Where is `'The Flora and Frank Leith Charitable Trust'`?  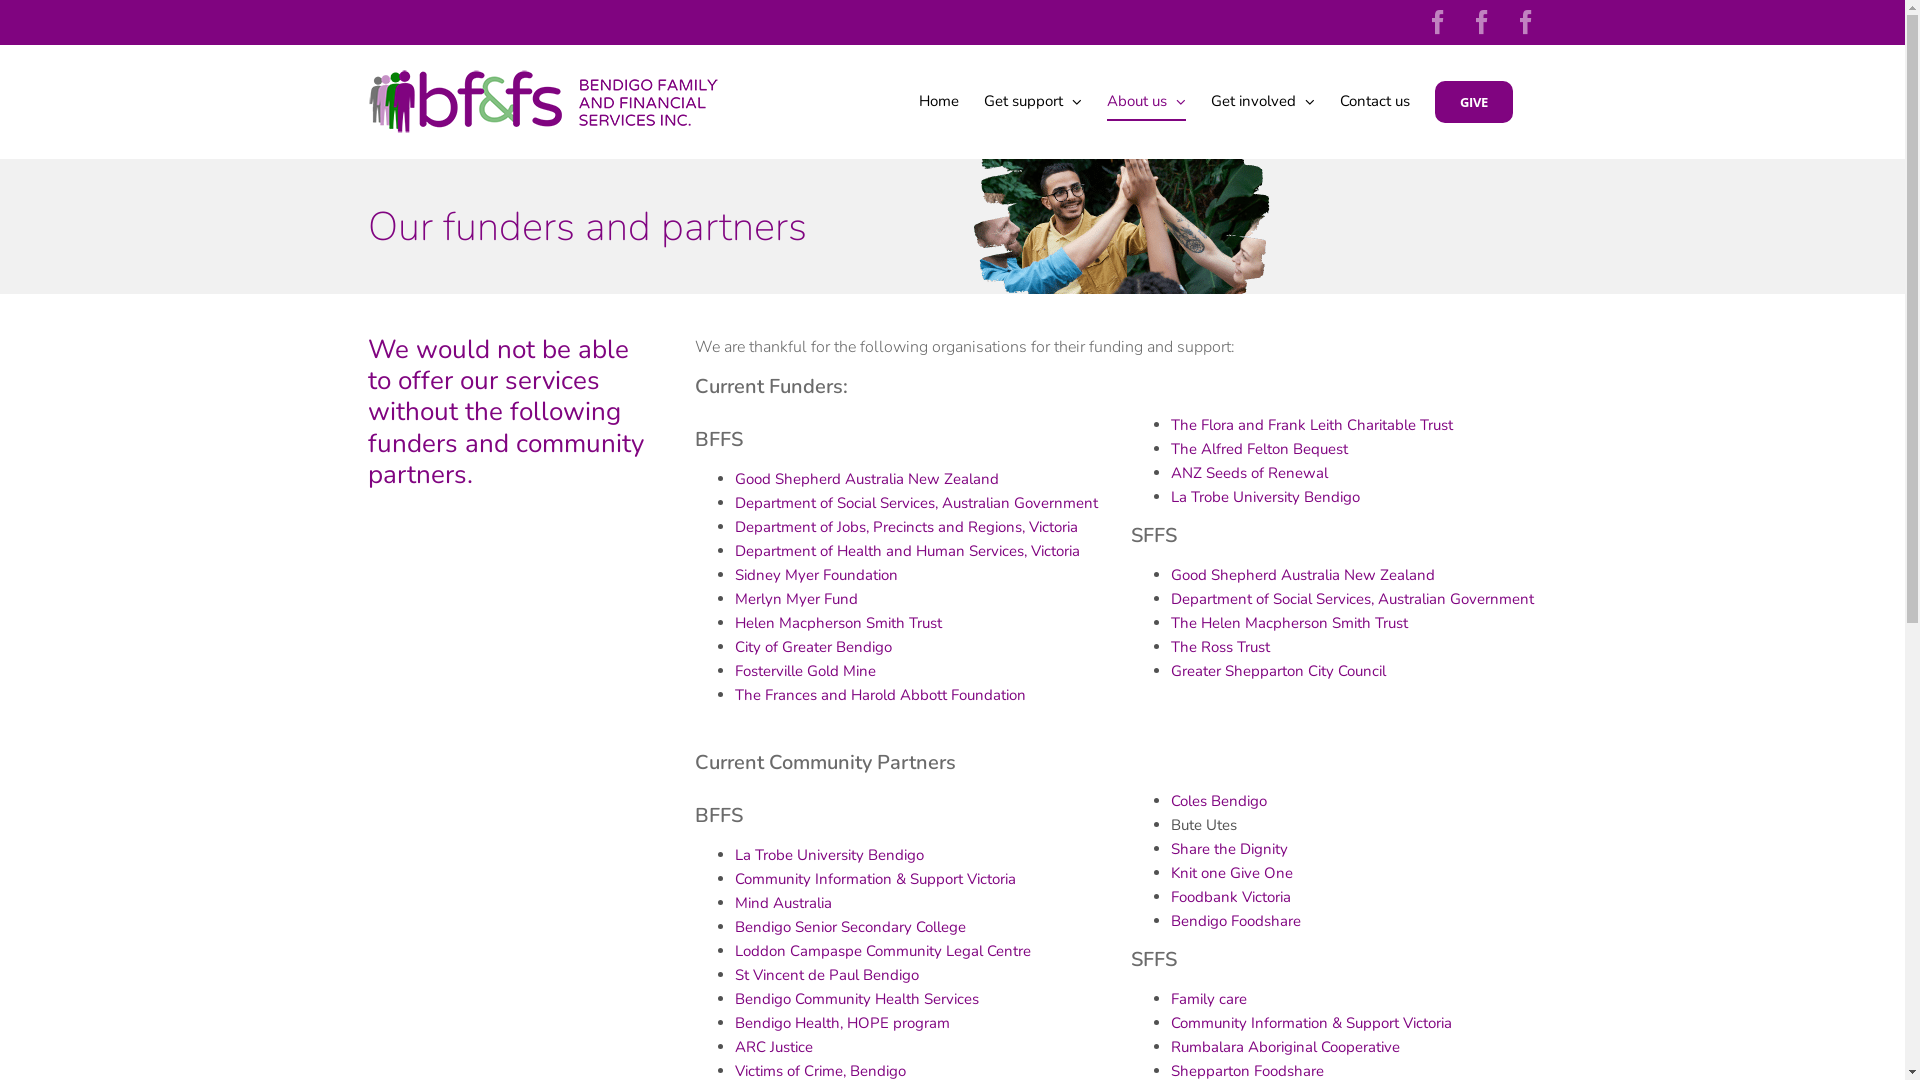
'The Flora and Frank Leith Charitable Trust' is located at coordinates (1311, 423).